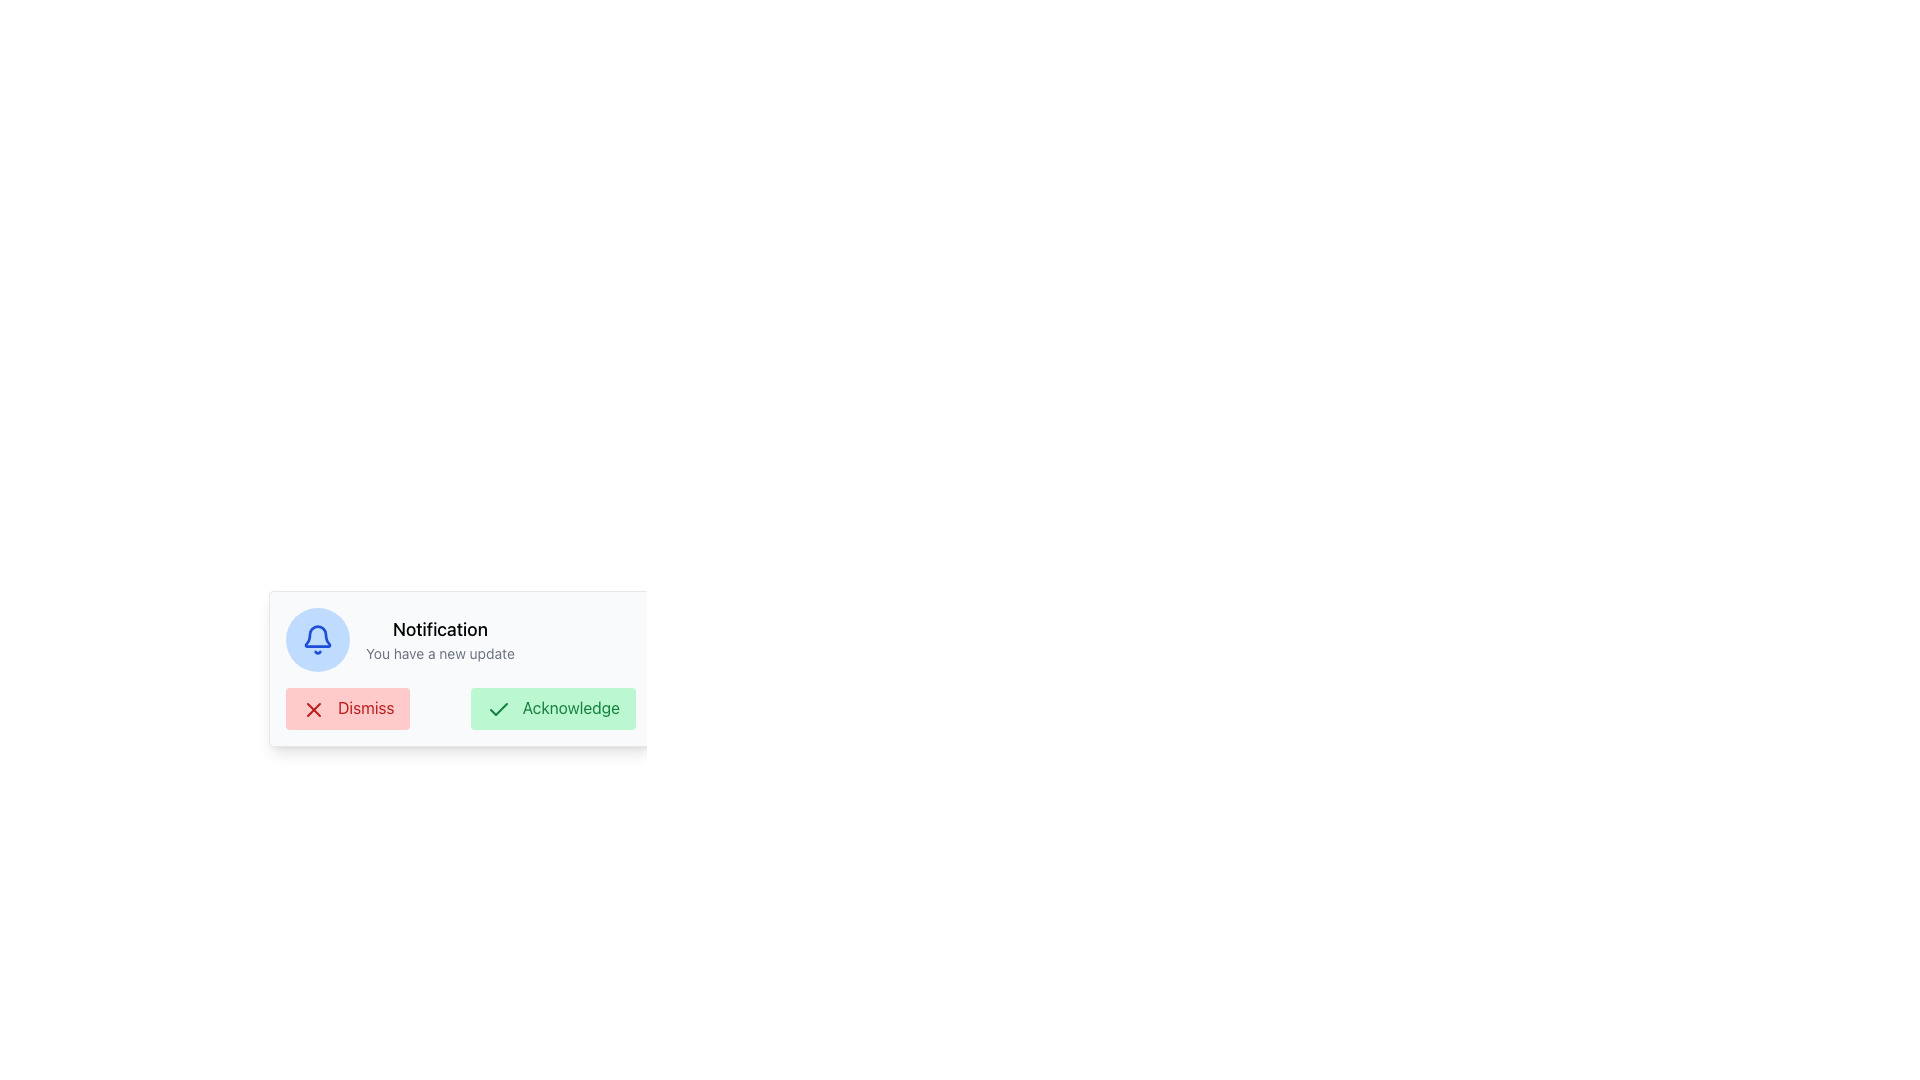 Image resolution: width=1920 pixels, height=1080 pixels. Describe the element at coordinates (459, 640) in the screenshot. I see `the notification message text that displays 'Notification' and 'You have a new update' for further interaction or contextual information` at that location.